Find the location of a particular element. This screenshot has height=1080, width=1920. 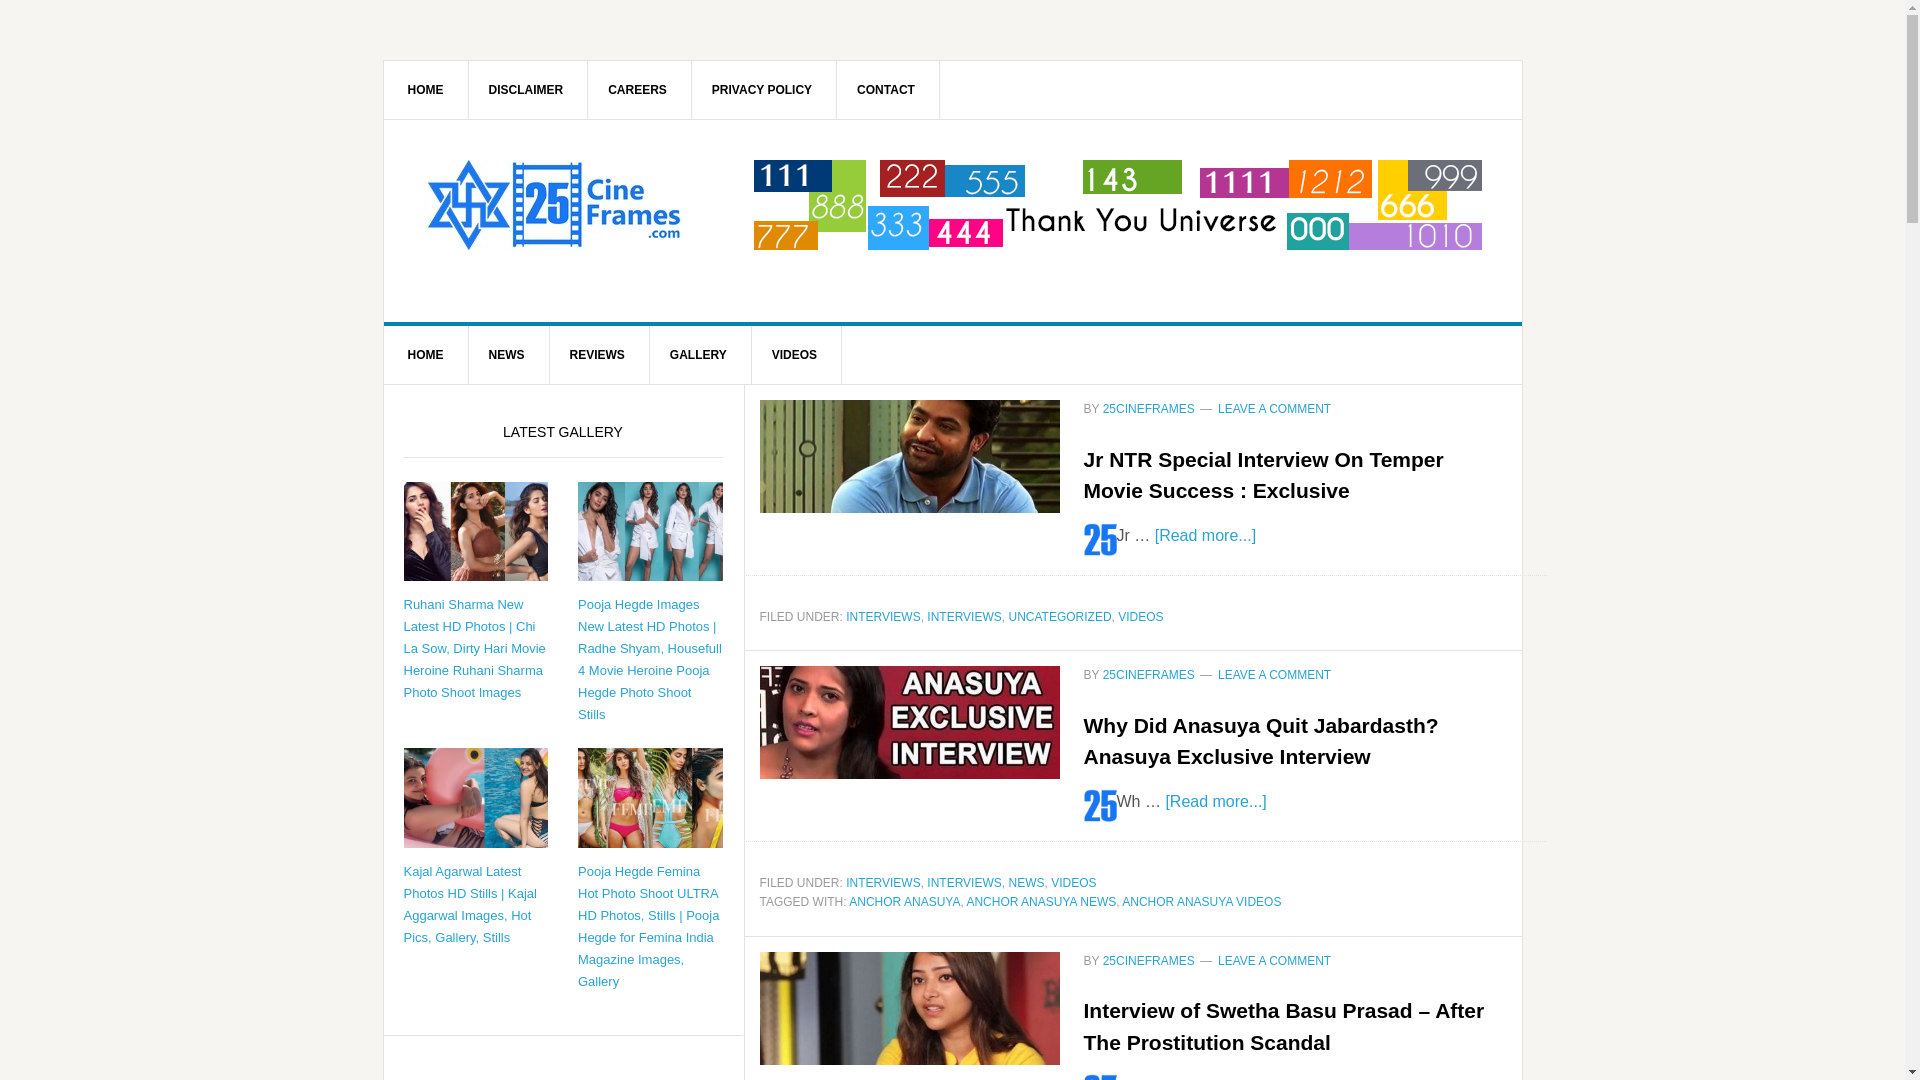

'Why Did Anasuya Quit Jabardasth? Anasuya Exclusive Interview' is located at coordinates (1260, 741).